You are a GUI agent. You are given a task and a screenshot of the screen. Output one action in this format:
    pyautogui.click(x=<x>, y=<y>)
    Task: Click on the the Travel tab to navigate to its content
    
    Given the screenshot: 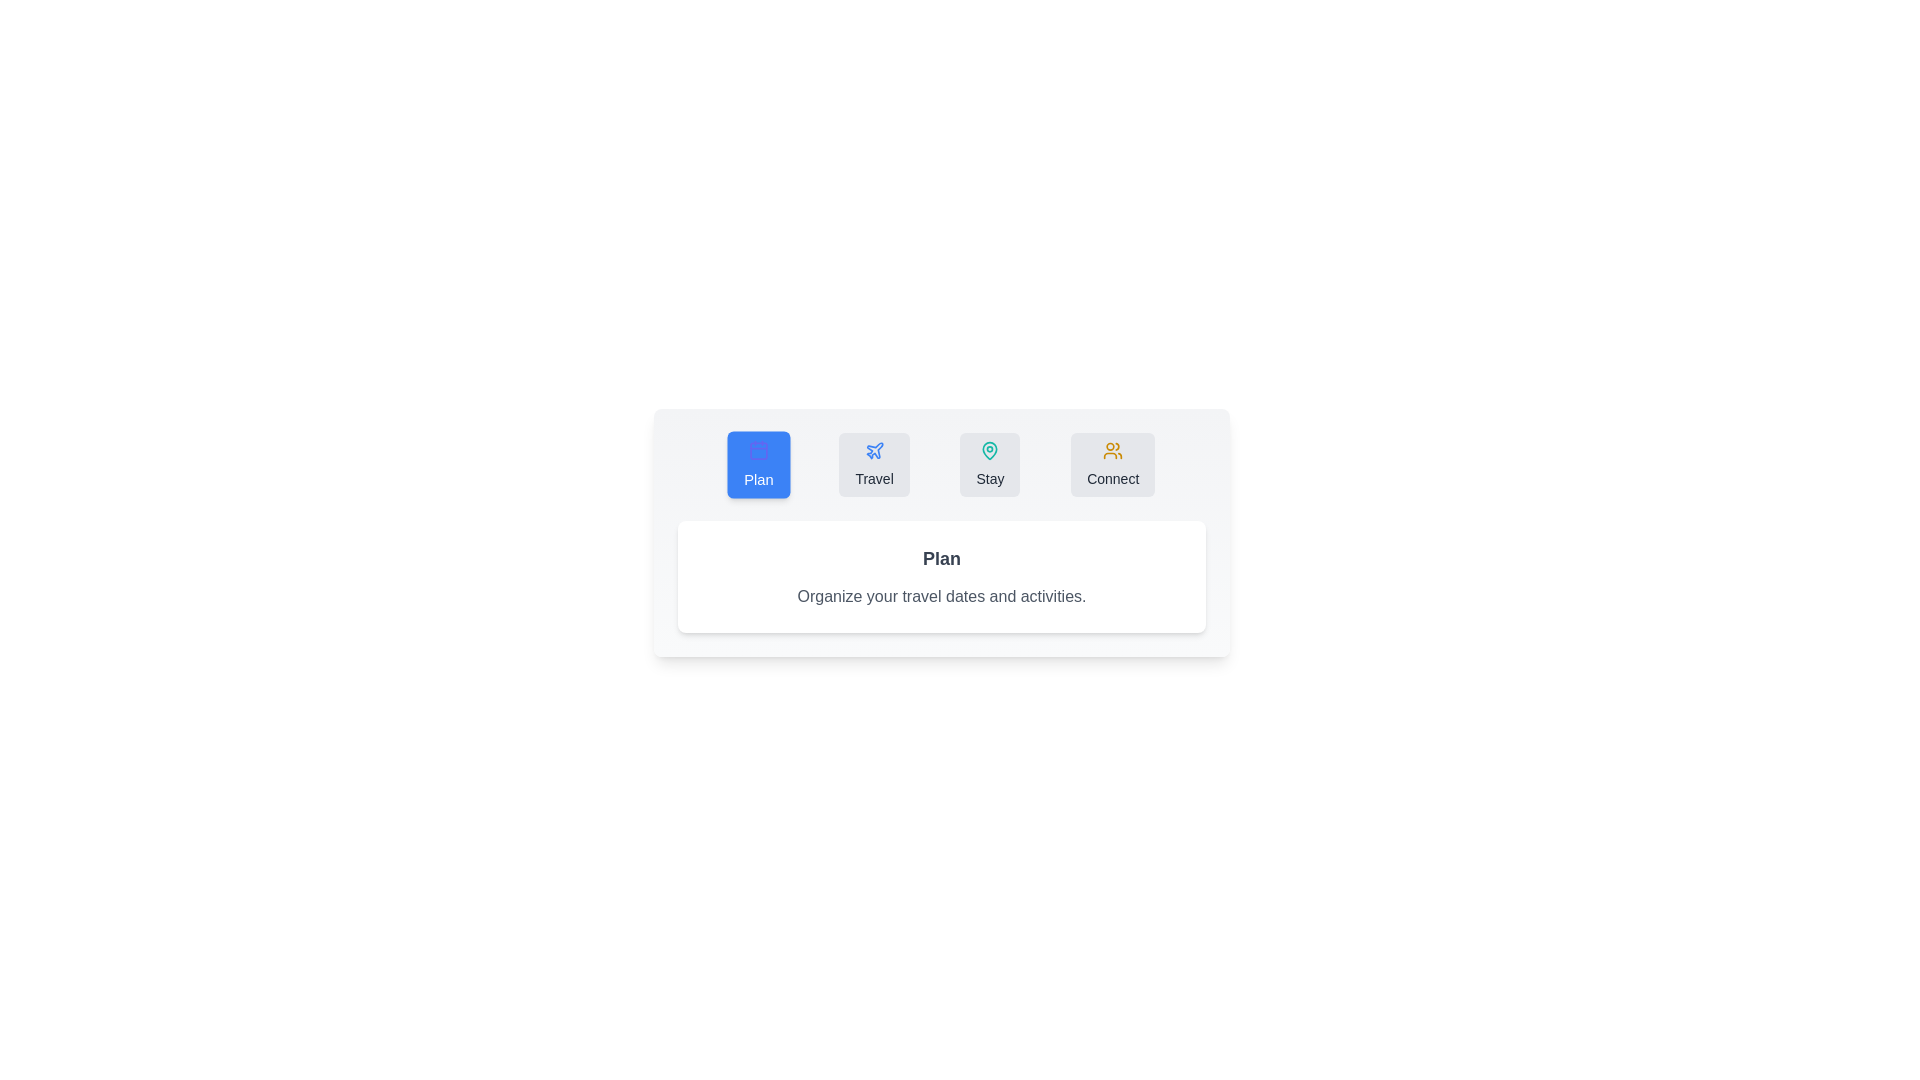 What is the action you would take?
    pyautogui.click(x=874, y=465)
    